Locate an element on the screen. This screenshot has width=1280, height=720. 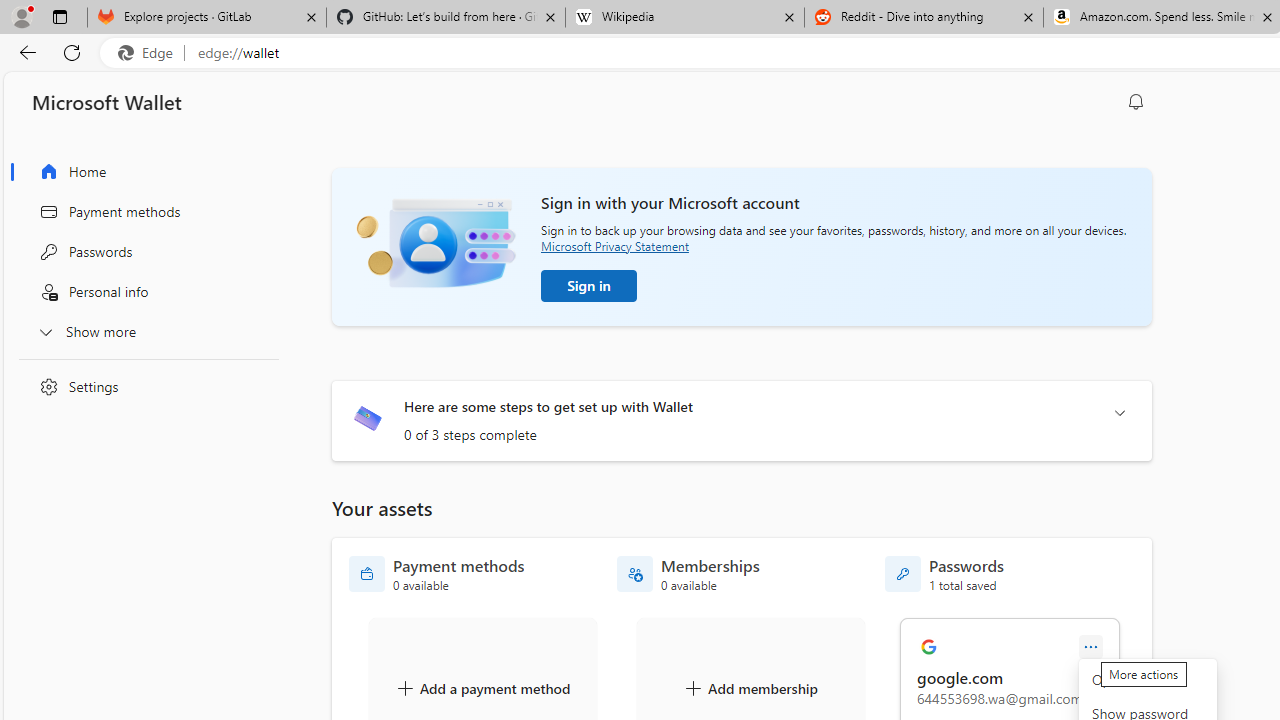
'Microsoft Privacy Statement' is located at coordinates (614, 245).